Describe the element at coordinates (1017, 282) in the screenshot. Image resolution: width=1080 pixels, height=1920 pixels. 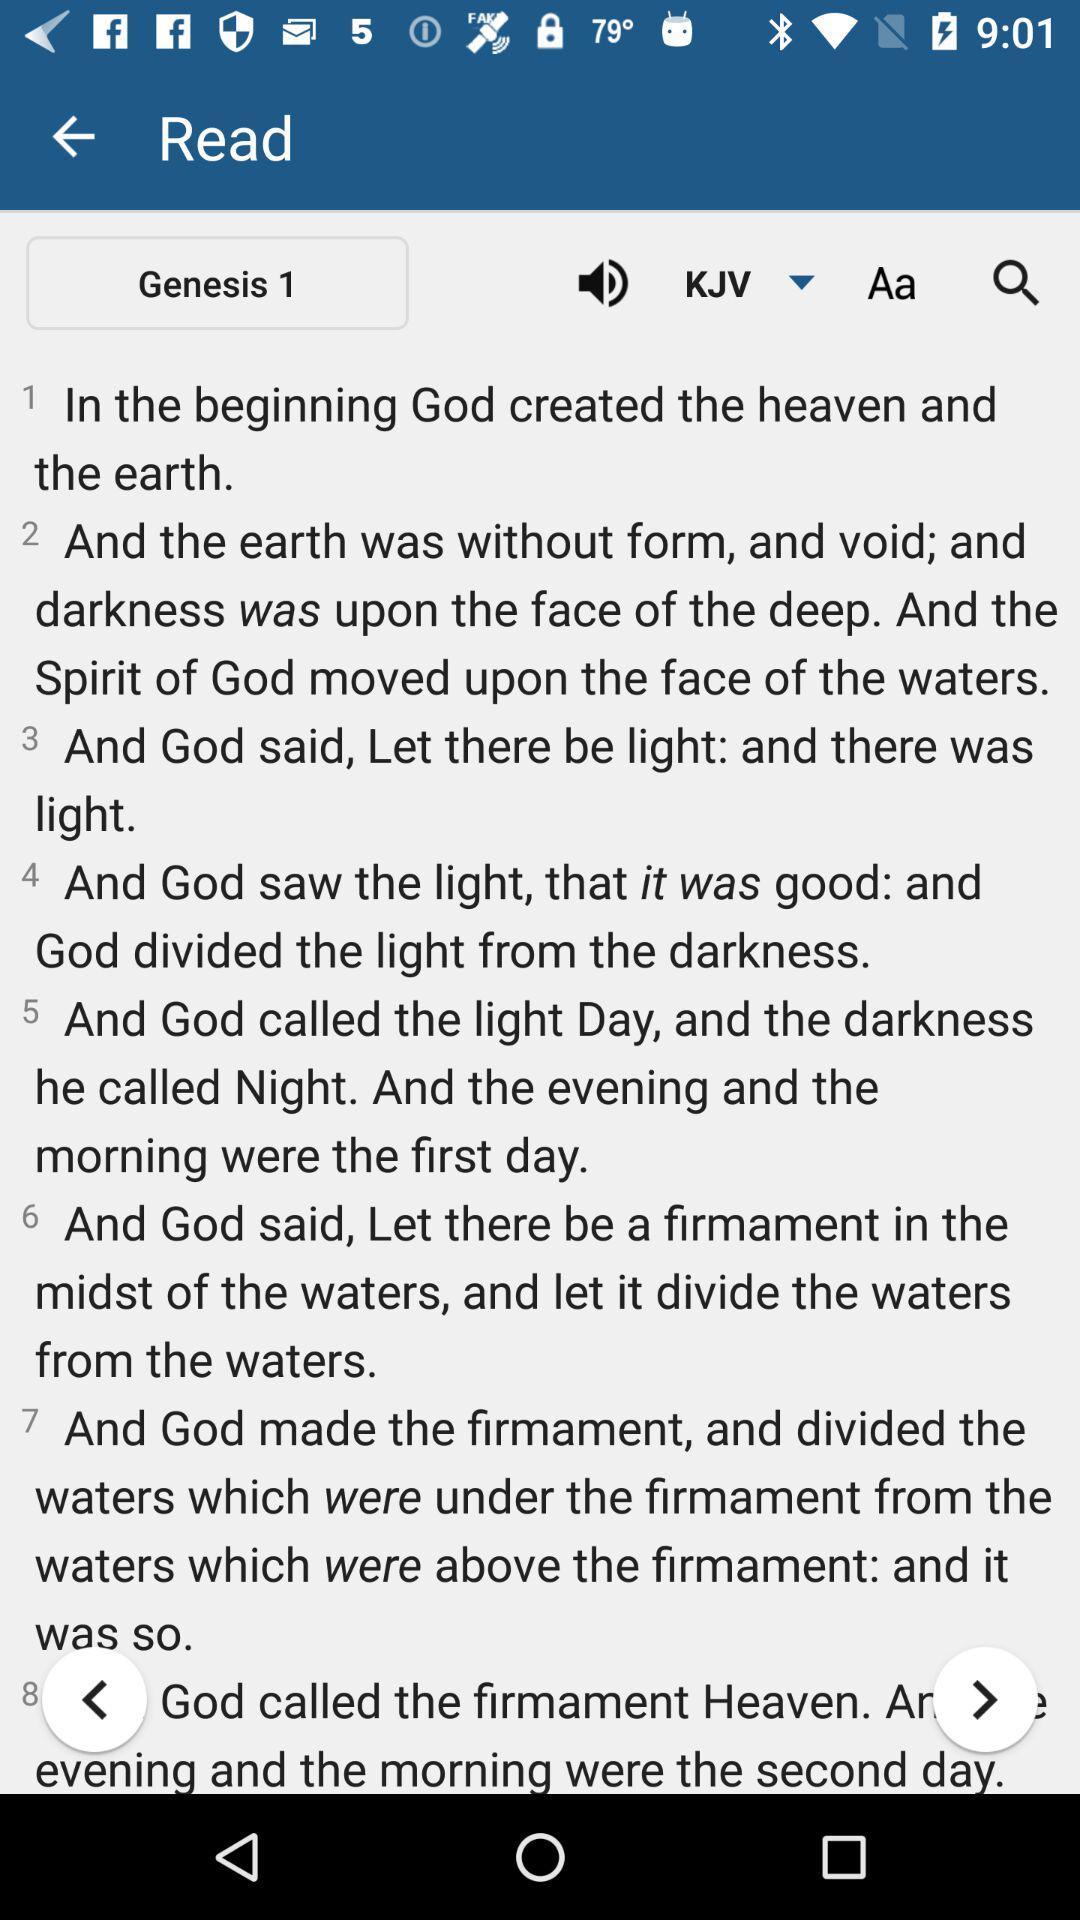
I see `search the text` at that location.